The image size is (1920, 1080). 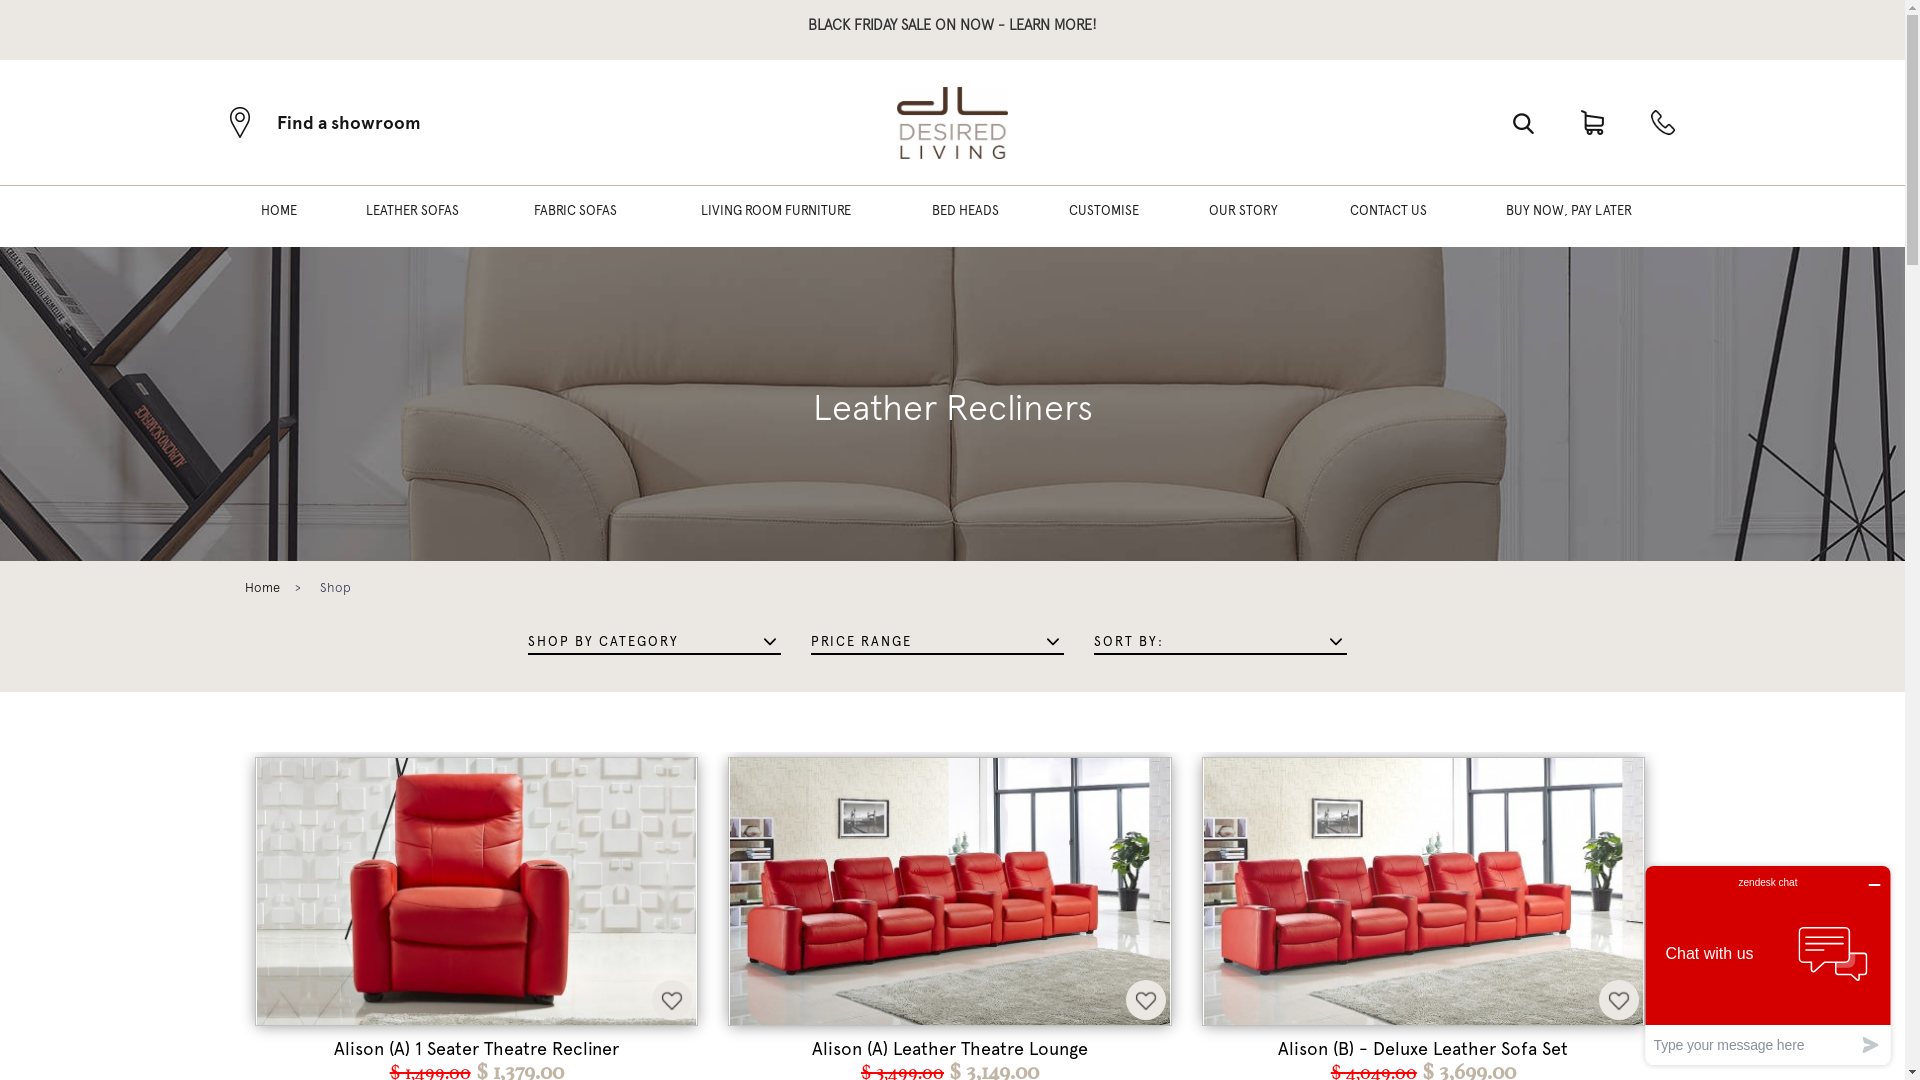 What do you see at coordinates (277, 216) in the screenshot?
I see `'HOME'` at bounding box center [277, 216].